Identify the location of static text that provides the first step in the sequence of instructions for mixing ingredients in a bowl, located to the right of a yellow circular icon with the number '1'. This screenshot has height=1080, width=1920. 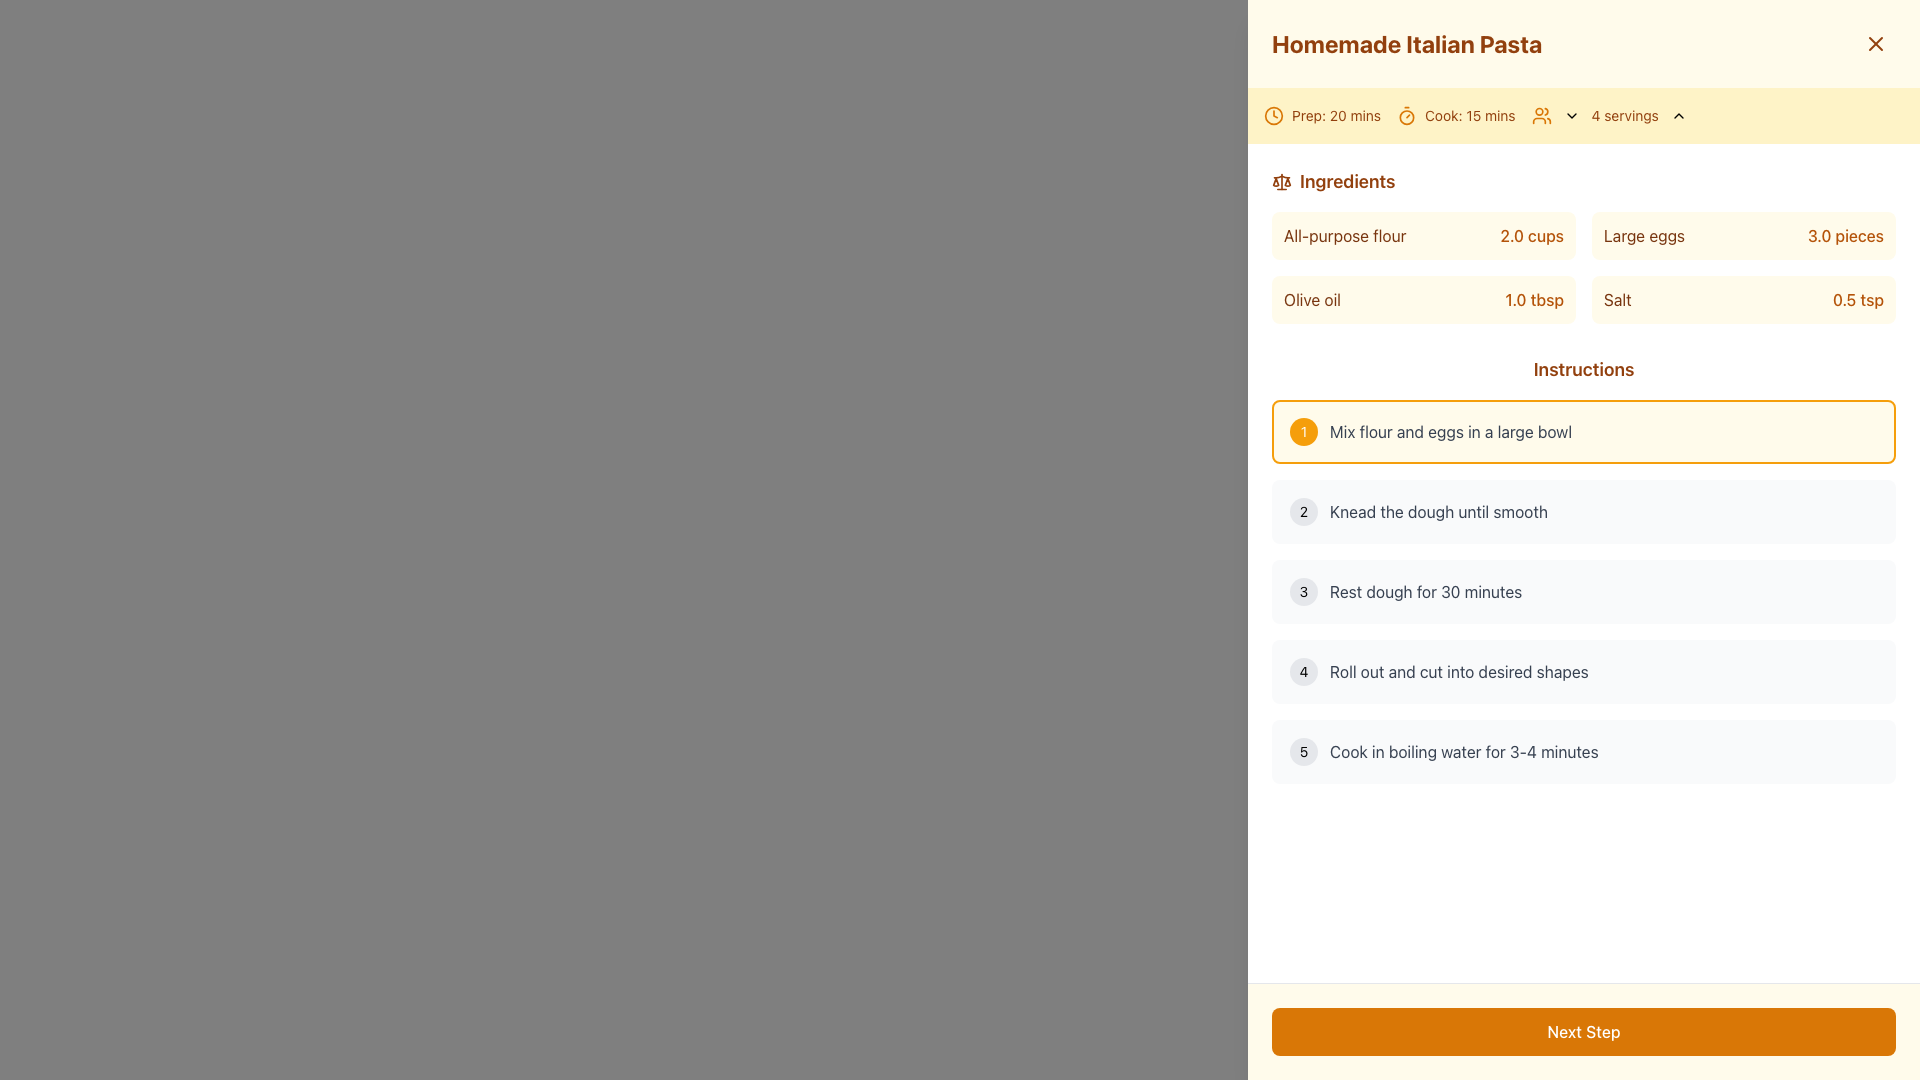
(1451, 431).